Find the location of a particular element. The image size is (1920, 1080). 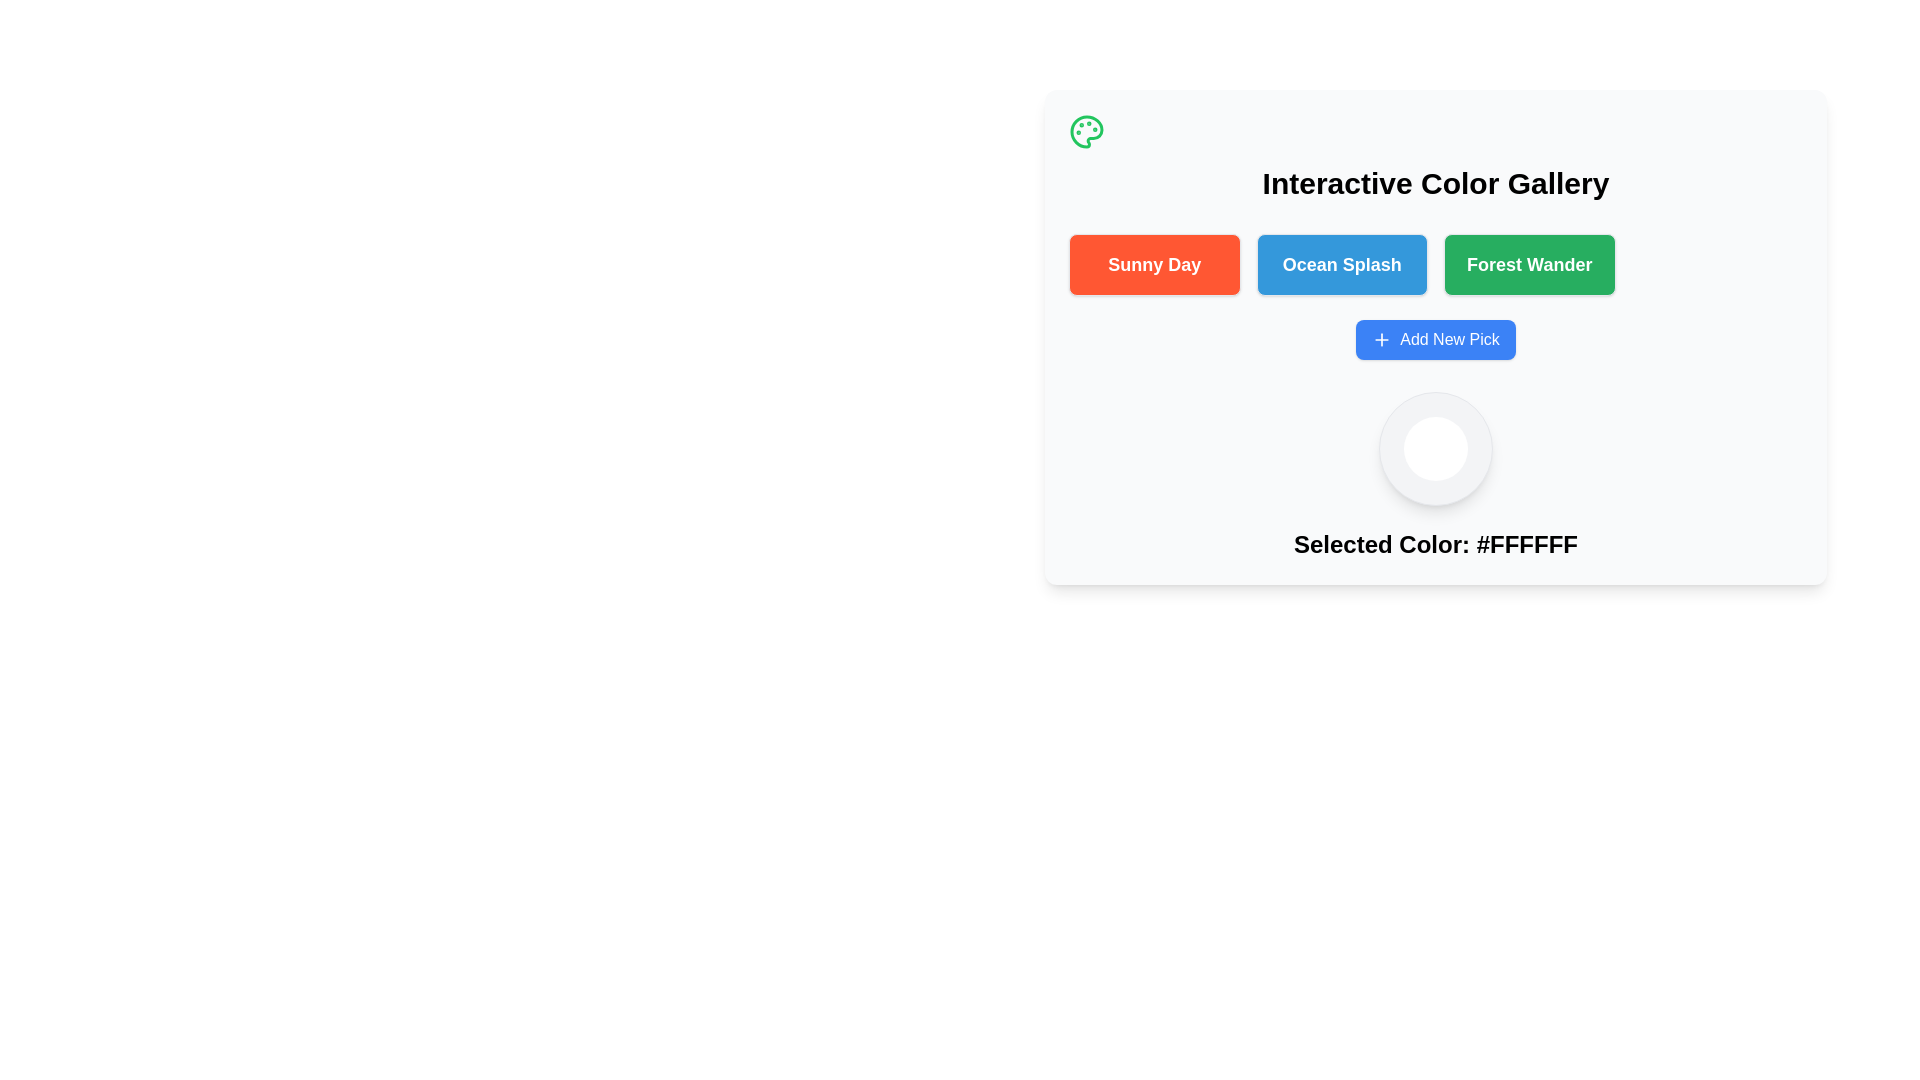

the label-like textual component indicating the 'Ocean Splash' color palette, which is the second option in a row of three buttons in the Interactive Color Gallery is located at coordinates (1342, 264).